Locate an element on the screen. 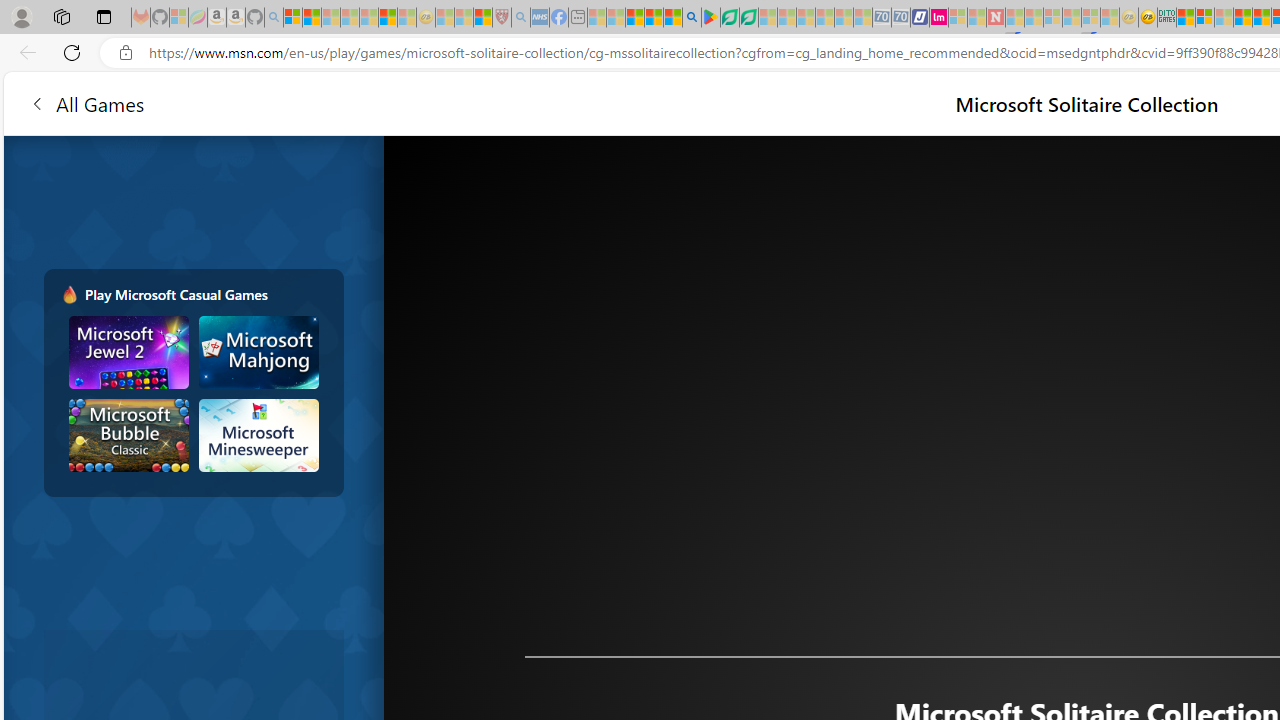  'MSNBC - MSN' is located at coordinates (1185, 17).